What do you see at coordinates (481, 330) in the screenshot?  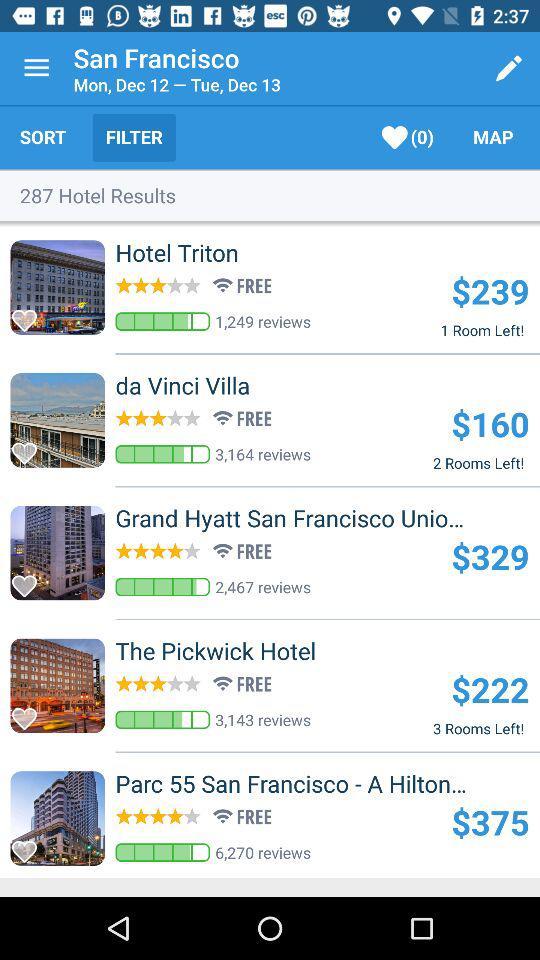 I see `the 1 room left! icon` at bounding box center [481, 330].